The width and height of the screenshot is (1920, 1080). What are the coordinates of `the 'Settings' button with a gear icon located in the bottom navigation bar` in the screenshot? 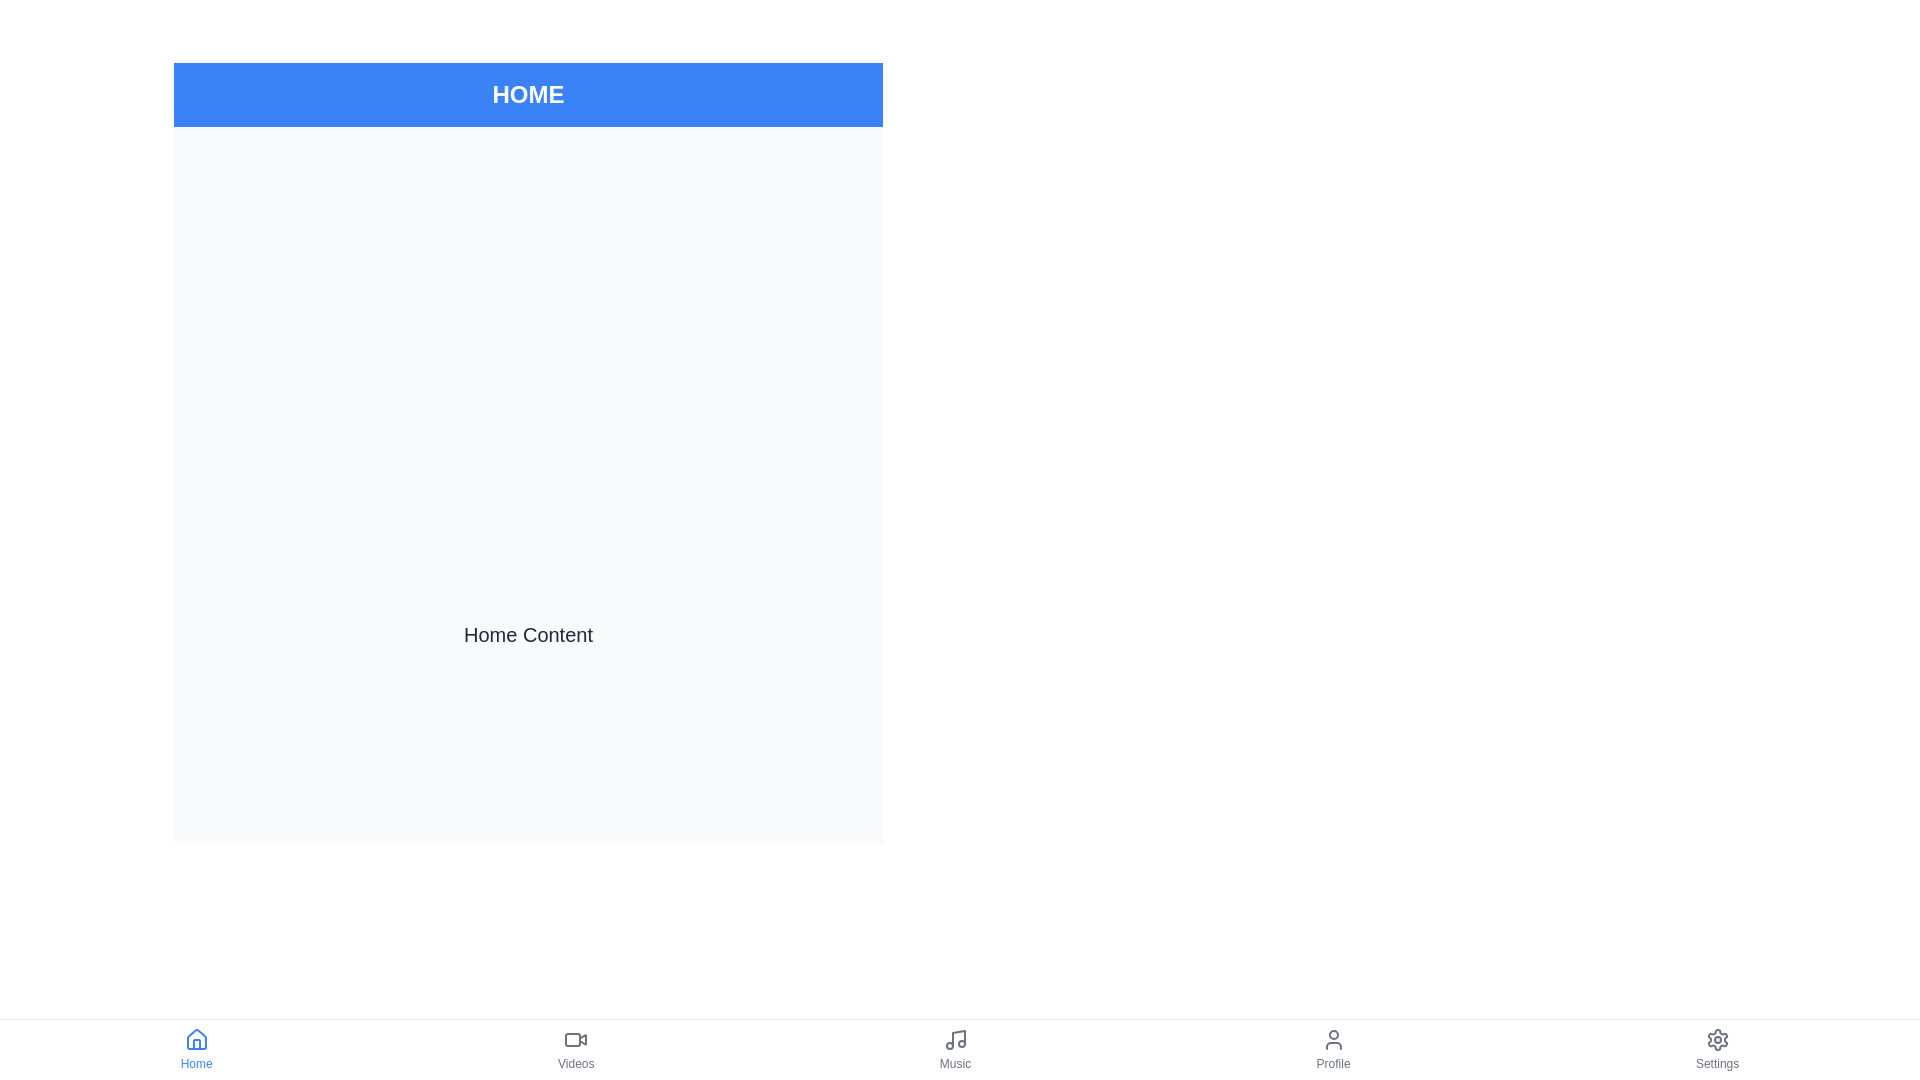 It's located at (1716, 1048).